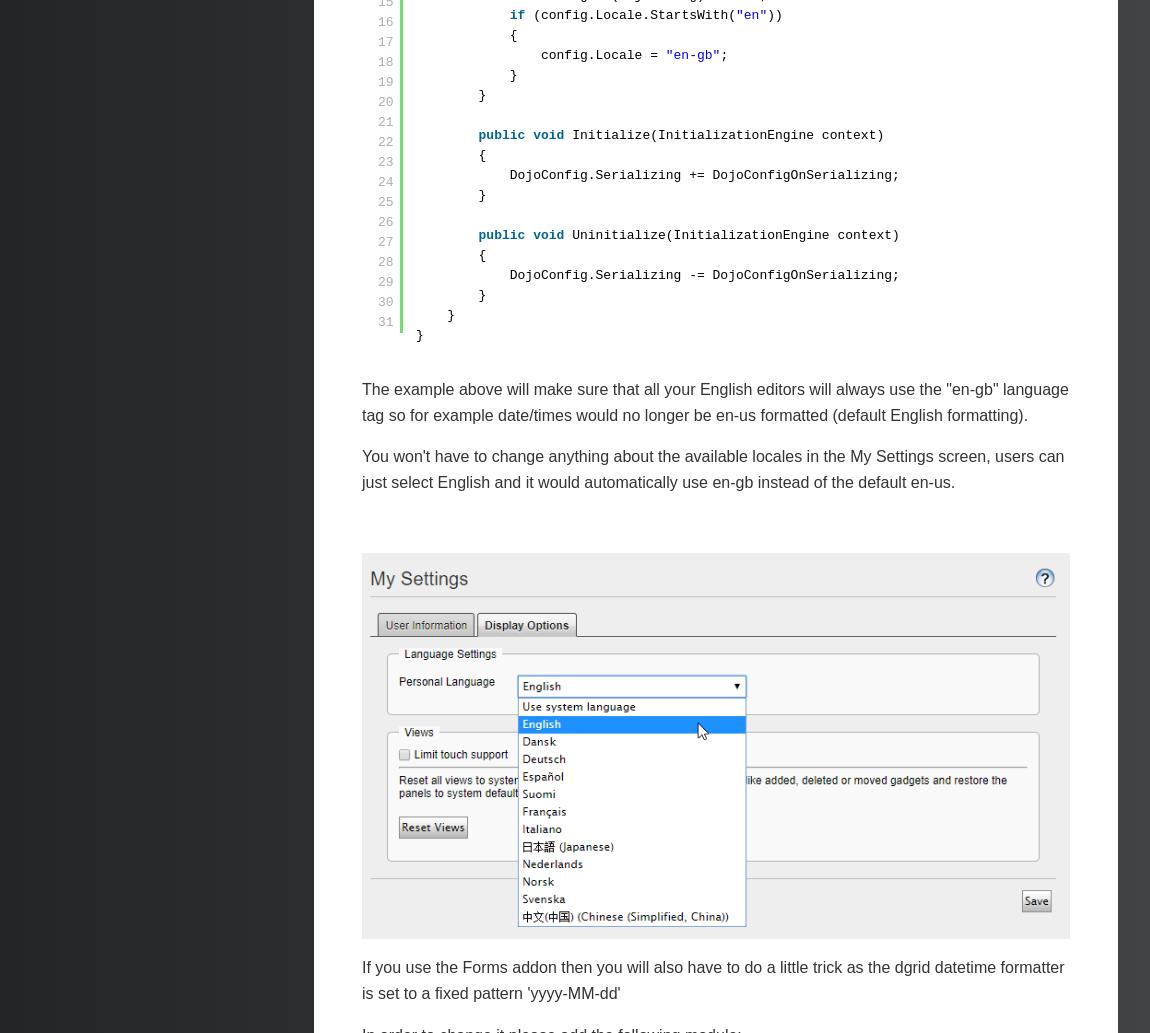 Image resolution: width=1150 pixels, height=1033 pixels. What do you see at coordinates (712, 979) in the screenshot?
I see `'If you use the Forms addon then you will also have to do a little trick as the dgrid datetime formatter is set to a fixed pattern 'yyyy-MM-dd''` at bounding box center [712, 979].